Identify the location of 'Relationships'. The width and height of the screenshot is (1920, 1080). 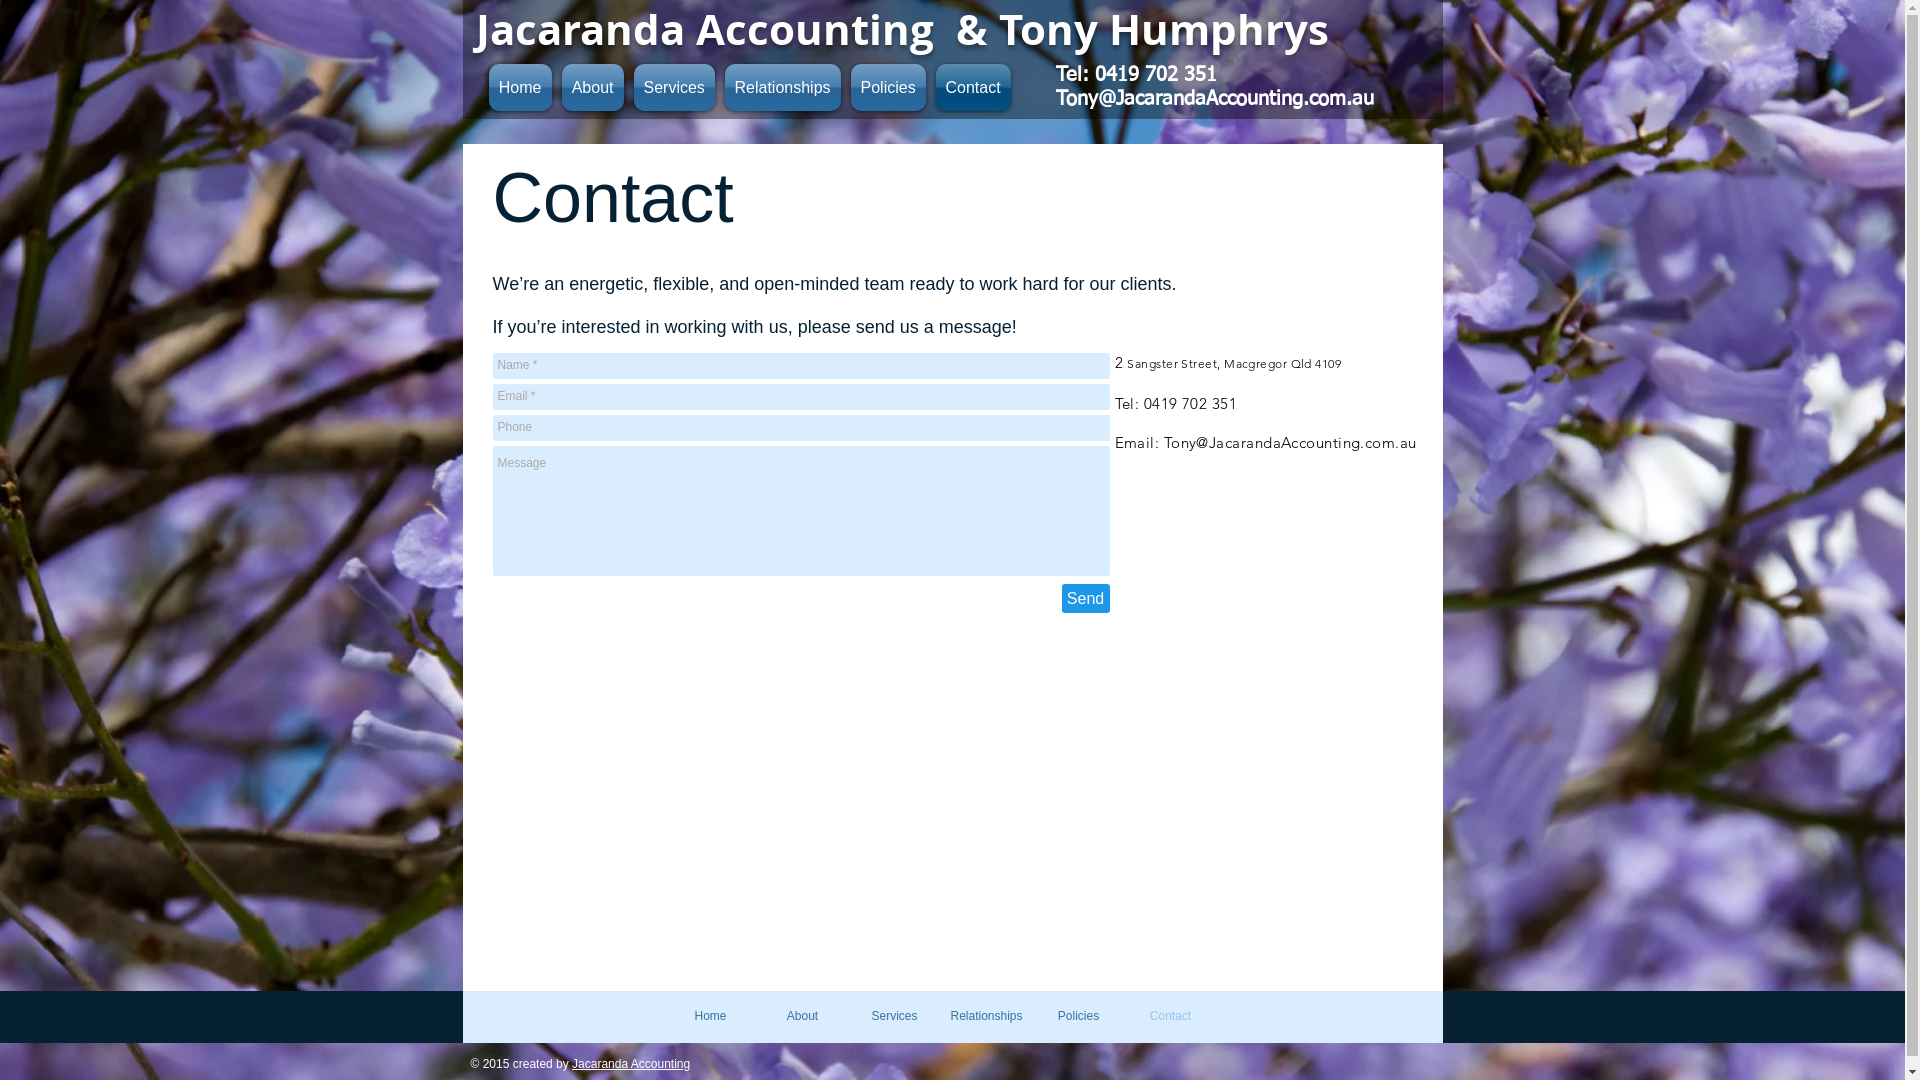
(939, 1015).